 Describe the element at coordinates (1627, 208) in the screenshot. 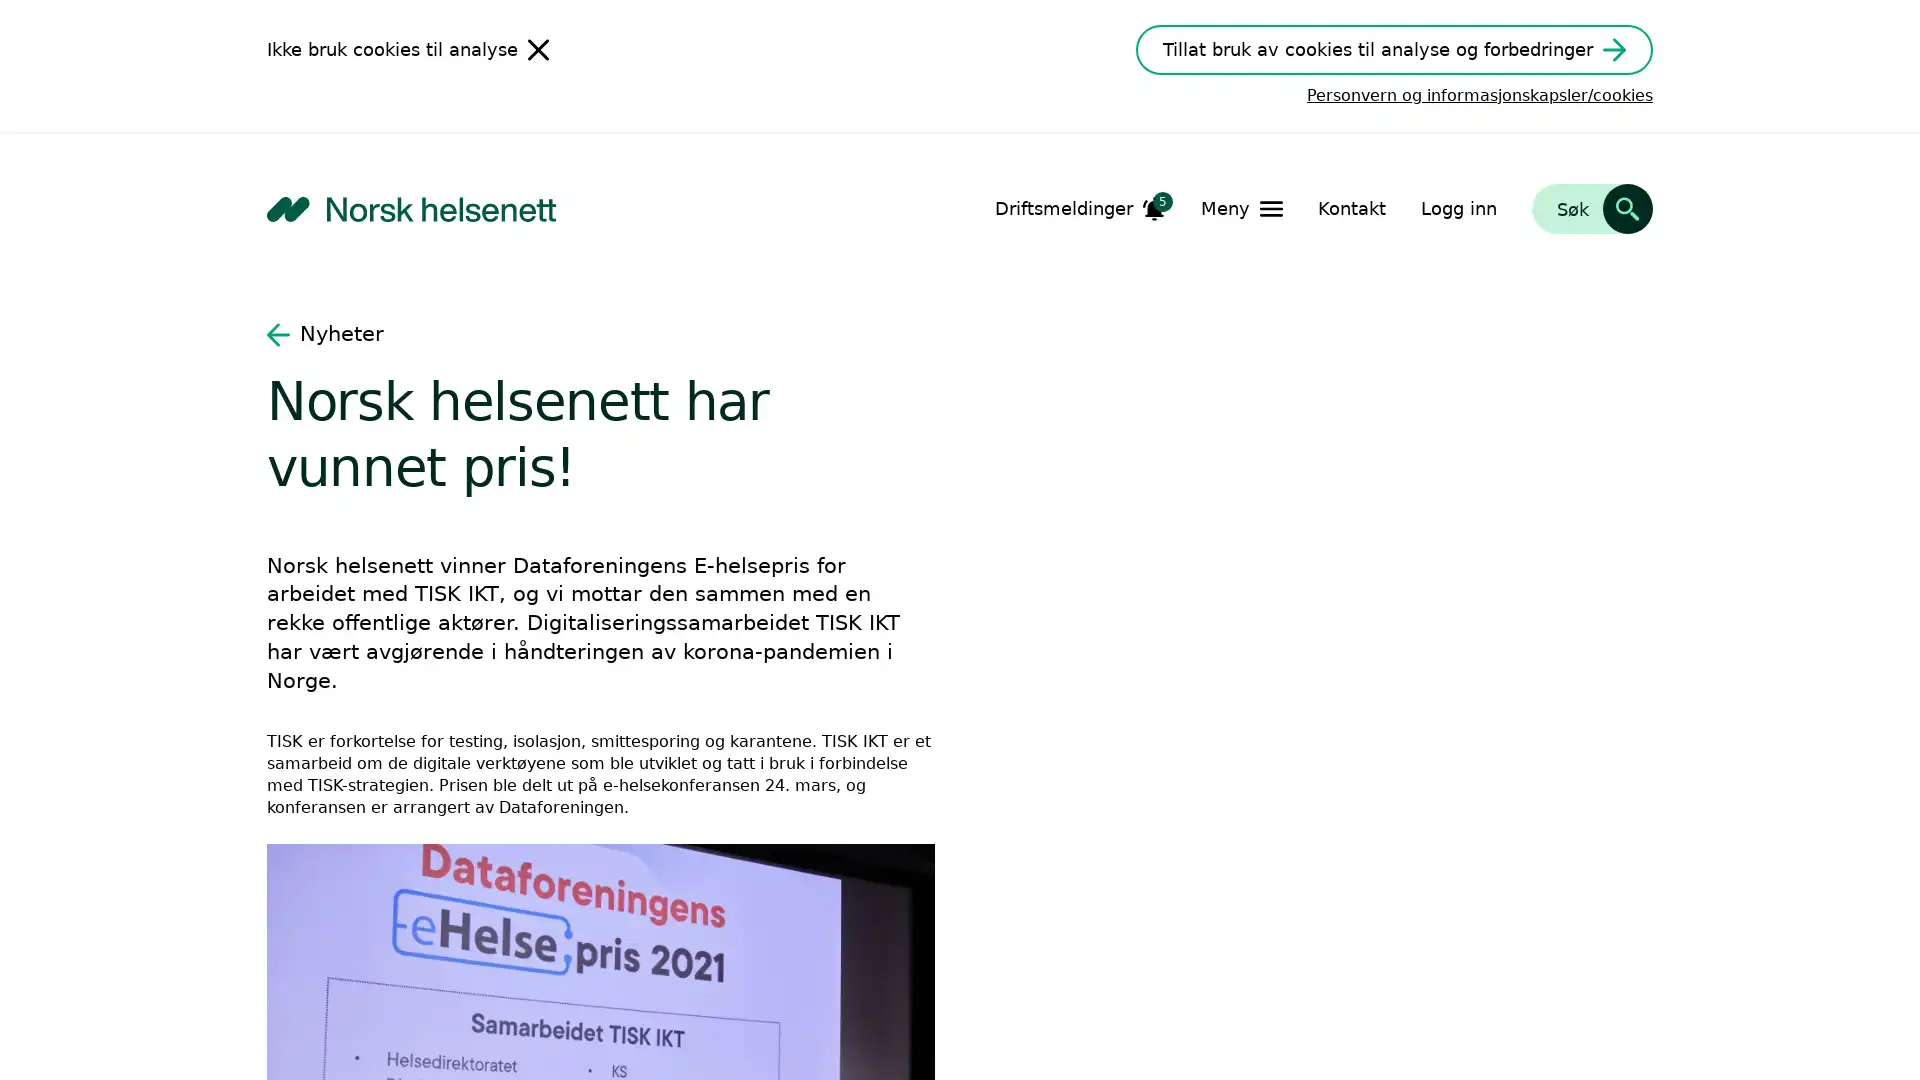

I see `Sk` at that location.